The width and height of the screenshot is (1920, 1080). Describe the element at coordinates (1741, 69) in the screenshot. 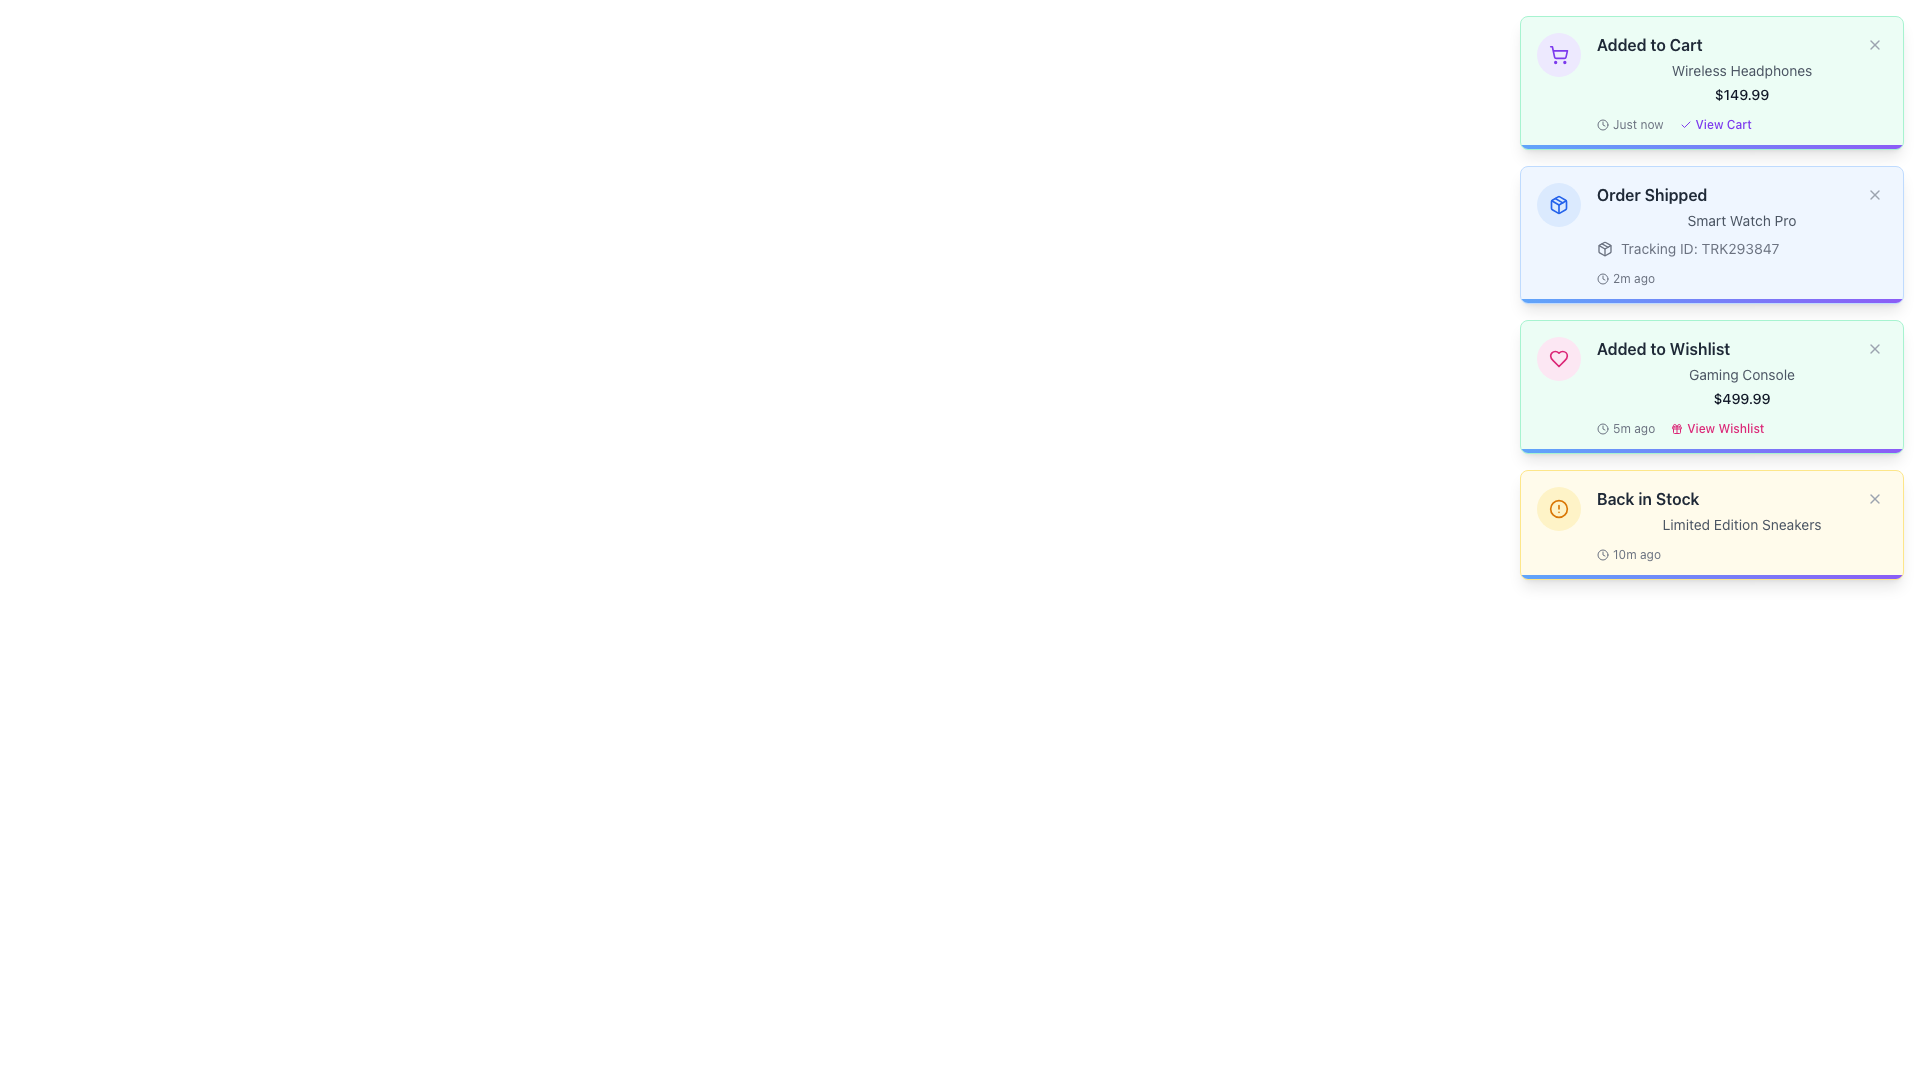

I see `the text label reading 'Wireless Headphones', which is styled in a smaller gray font and located within the notification card directly below 'Added to Cart'` at that location.